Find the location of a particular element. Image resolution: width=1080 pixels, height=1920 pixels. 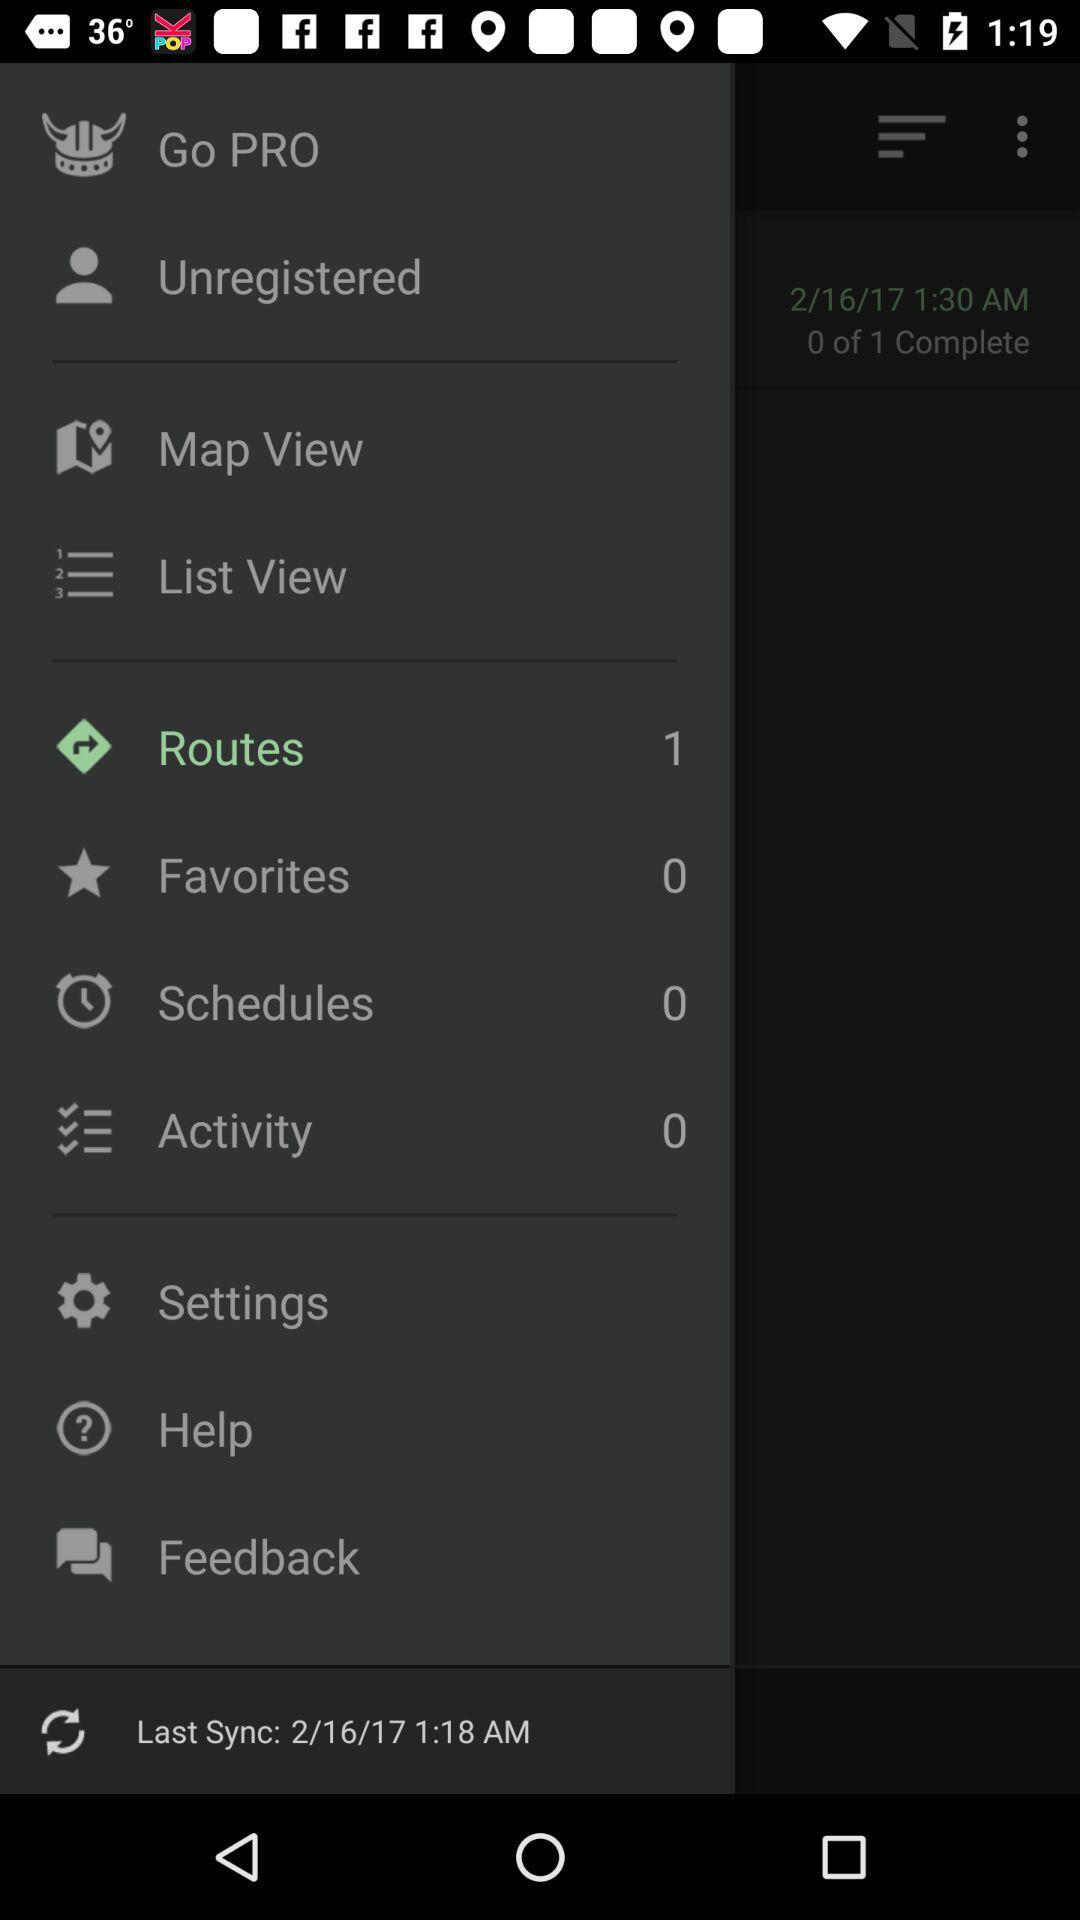

the feedback icon is located at coordinates (83, 1554).